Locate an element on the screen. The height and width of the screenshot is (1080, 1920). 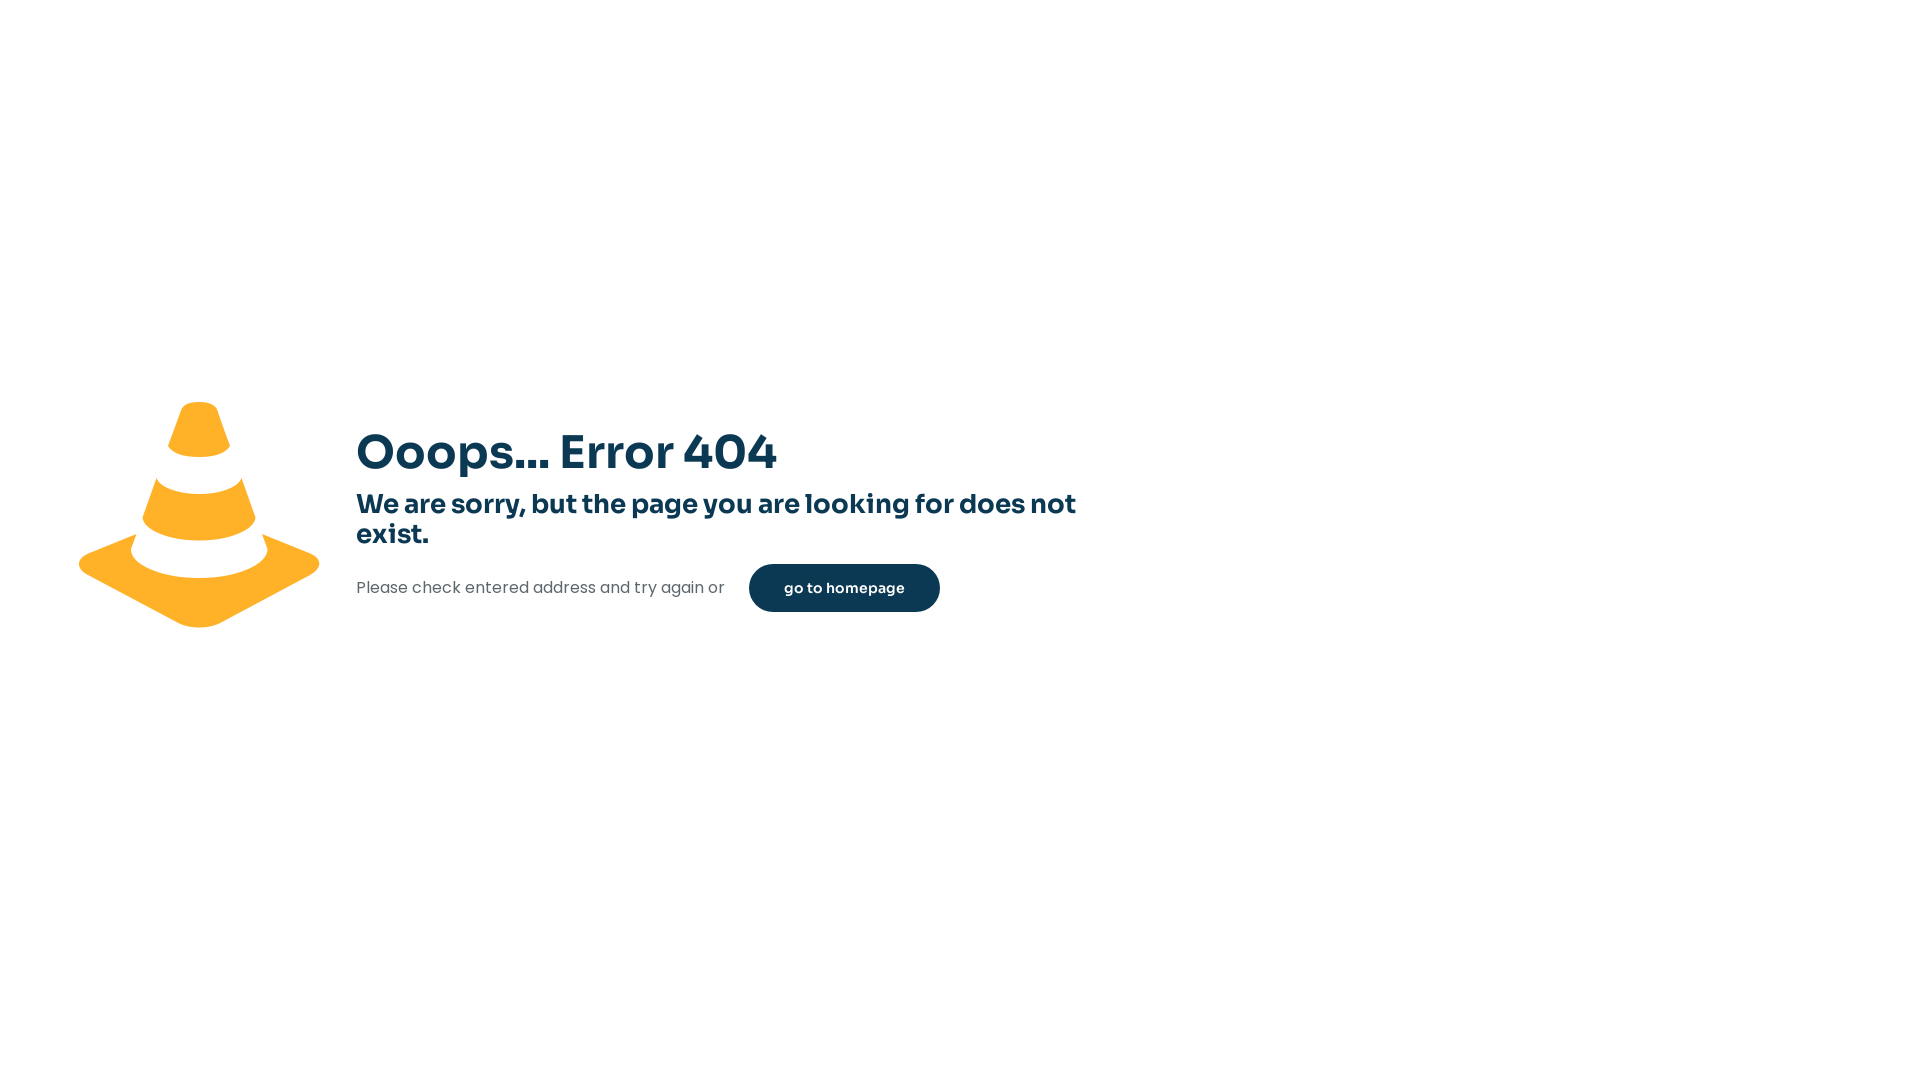
'go to homepage' is located at coordinates (844, 586).